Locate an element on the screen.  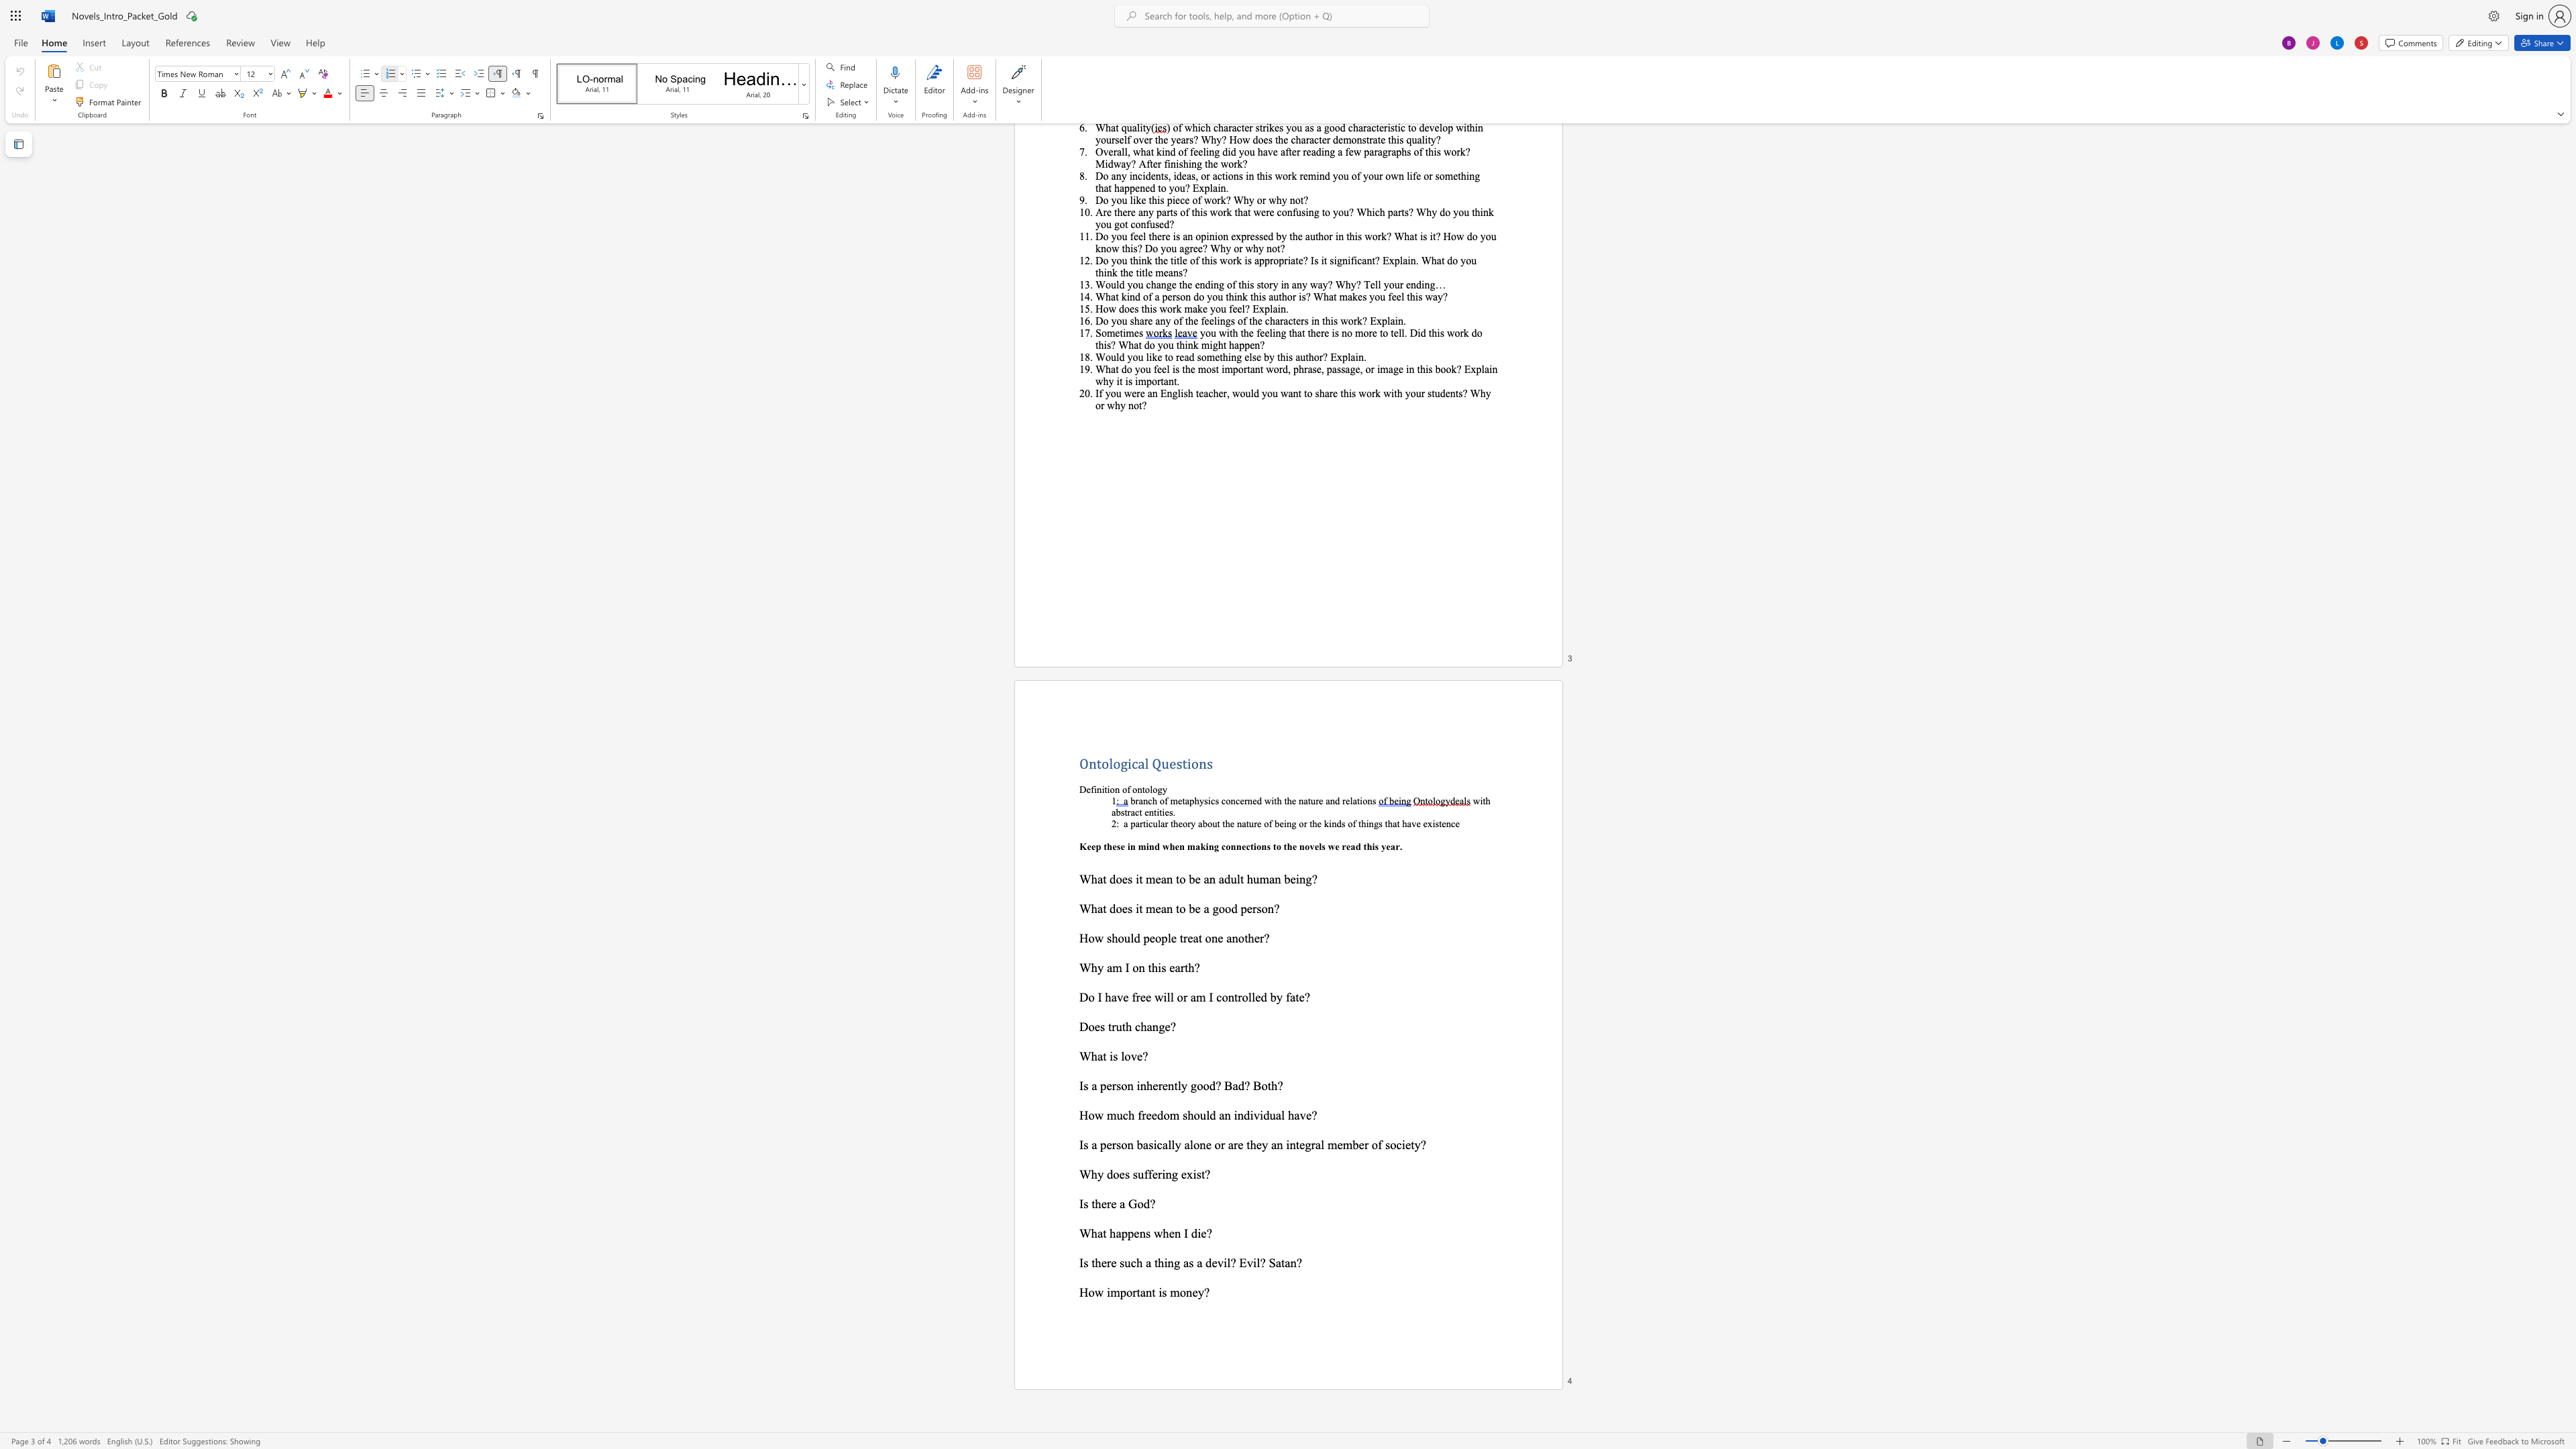
the 3th character "i" in the text is located at coordinates (1360, 801).